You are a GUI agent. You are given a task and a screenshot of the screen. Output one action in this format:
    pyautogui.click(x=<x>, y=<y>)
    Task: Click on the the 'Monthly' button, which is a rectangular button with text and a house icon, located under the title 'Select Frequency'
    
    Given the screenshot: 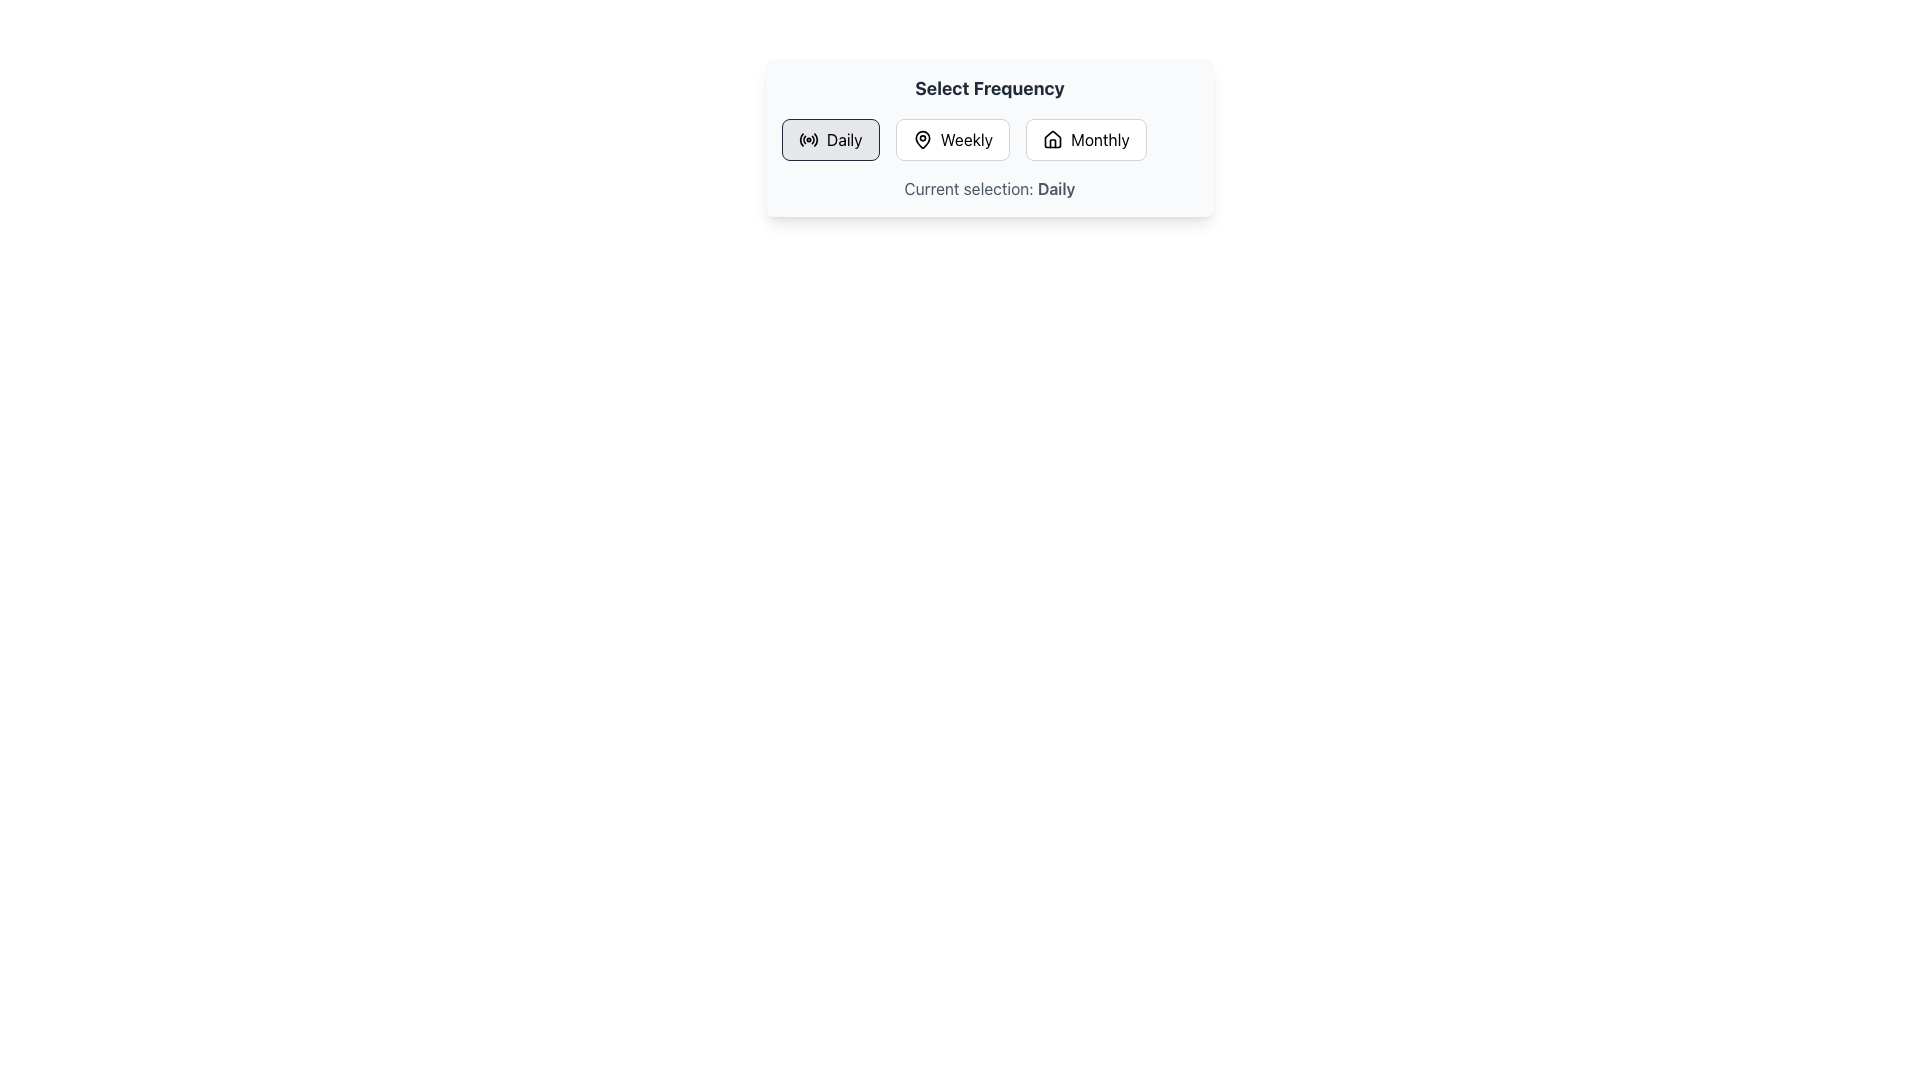 What is the action you would take?
    pyautogui.click(x=1084, y=138)
    